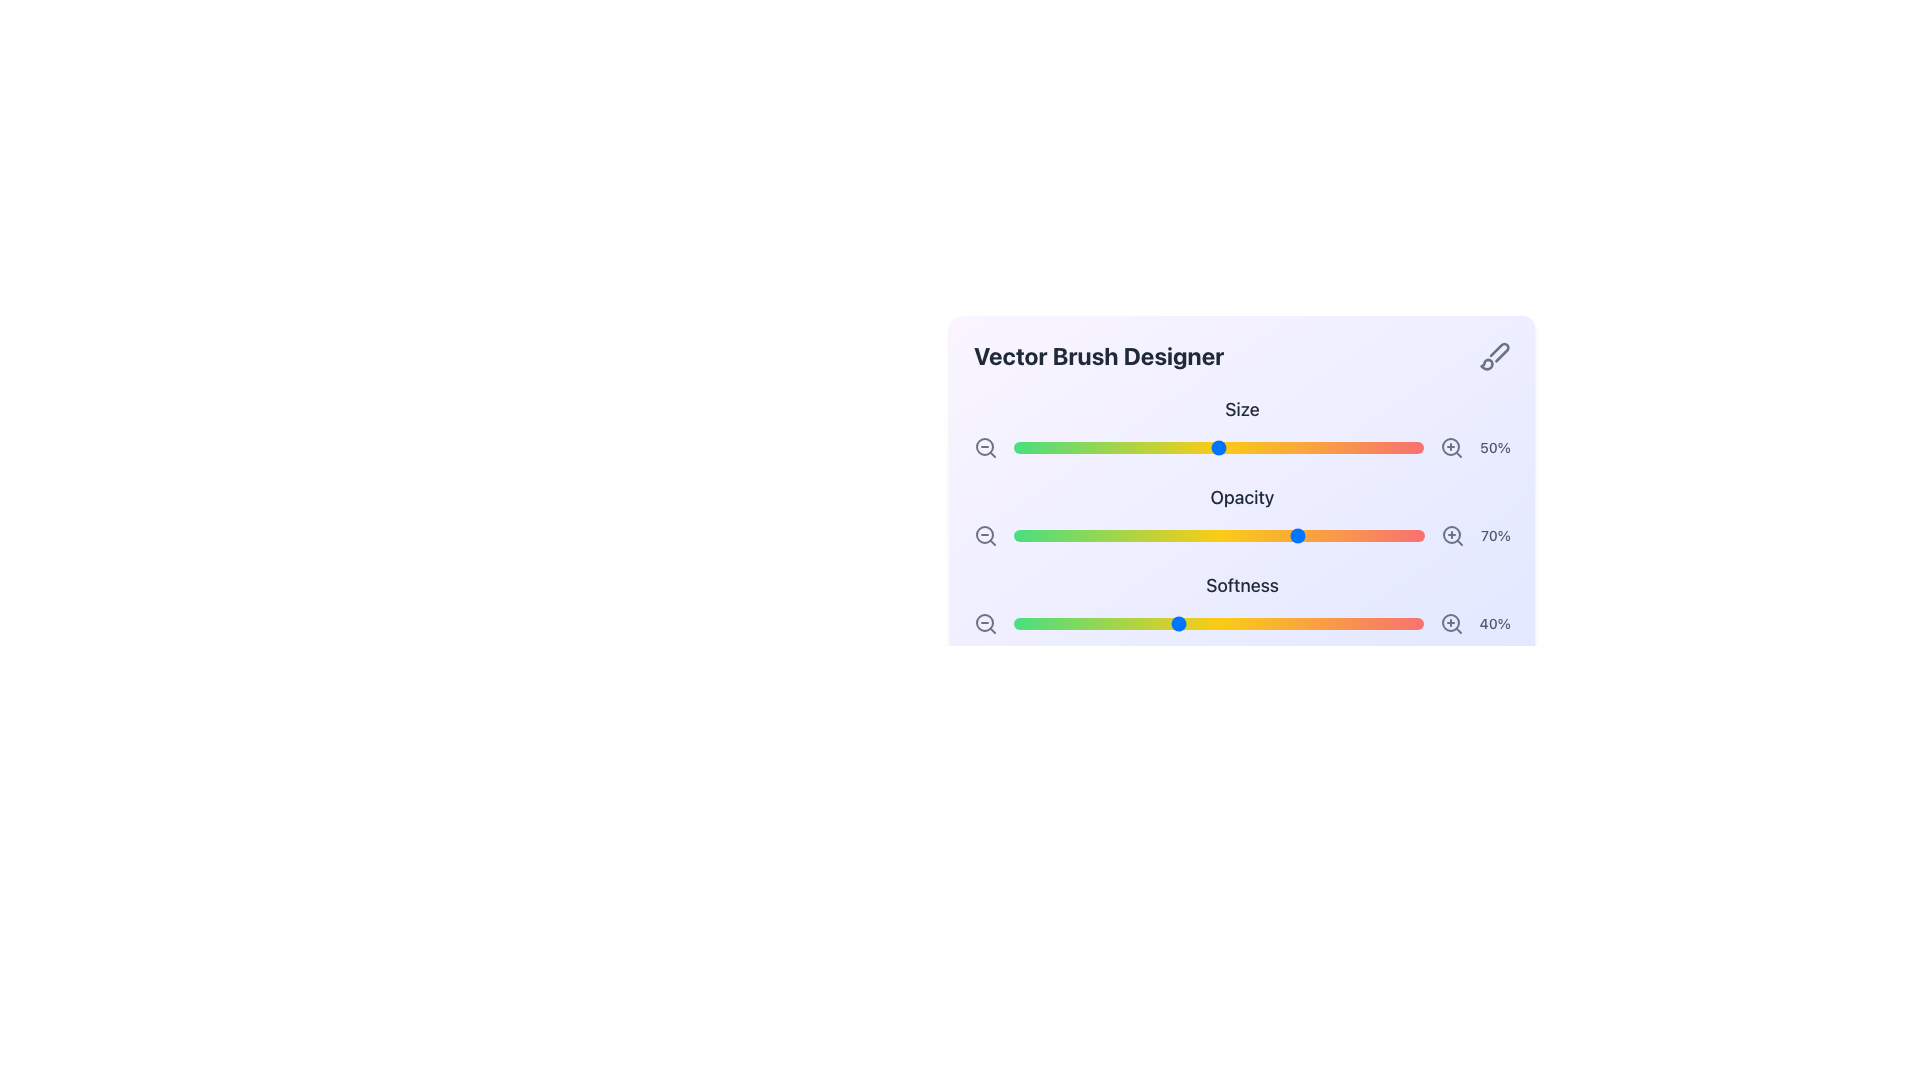  Describe the element at coordinates (1305, 623) in the screenshot. I see `softness` at that location.